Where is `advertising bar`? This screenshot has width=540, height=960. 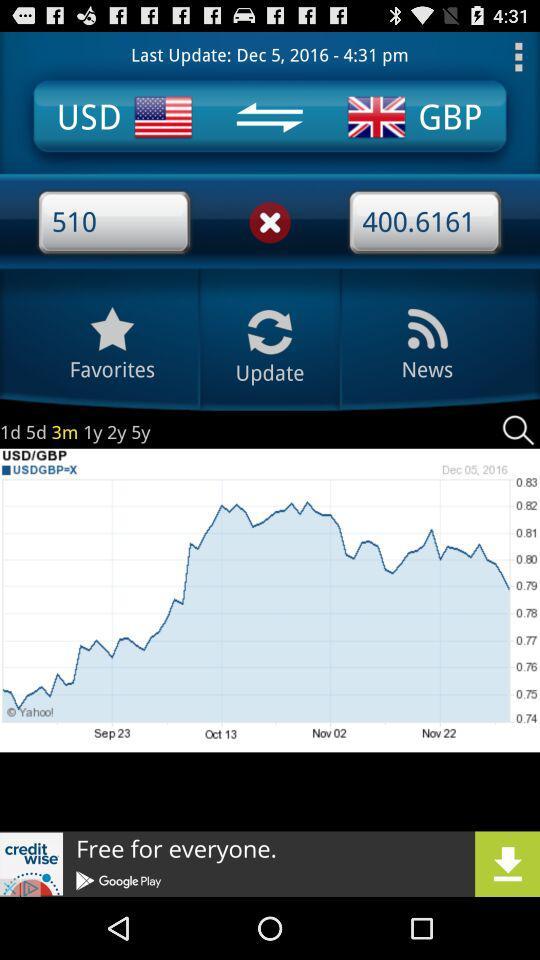 advertising bar is located at coordinates (270, 863).